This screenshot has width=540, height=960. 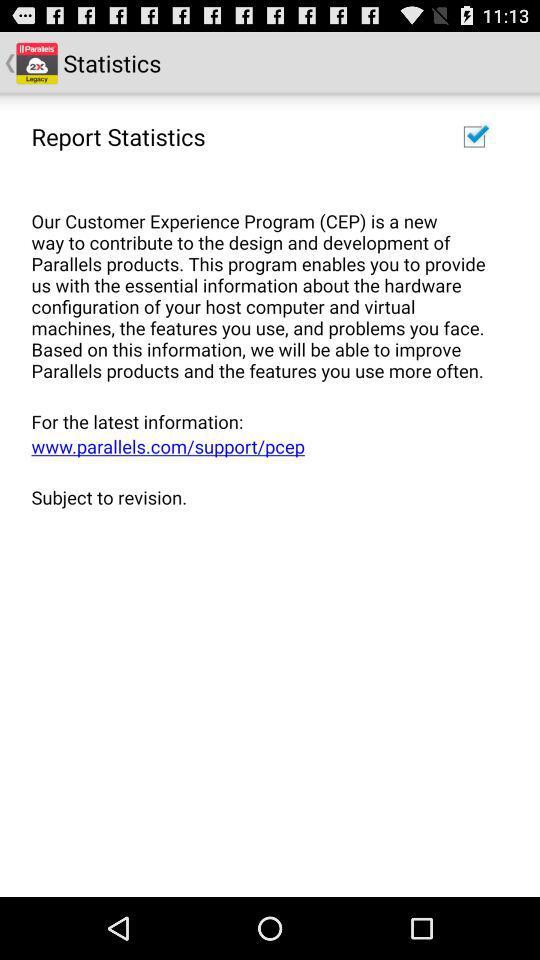 What do you see at coordinates (263, 496) in the screenshot?
I see `the subject to revision. item` at bounding box center [263, 496].